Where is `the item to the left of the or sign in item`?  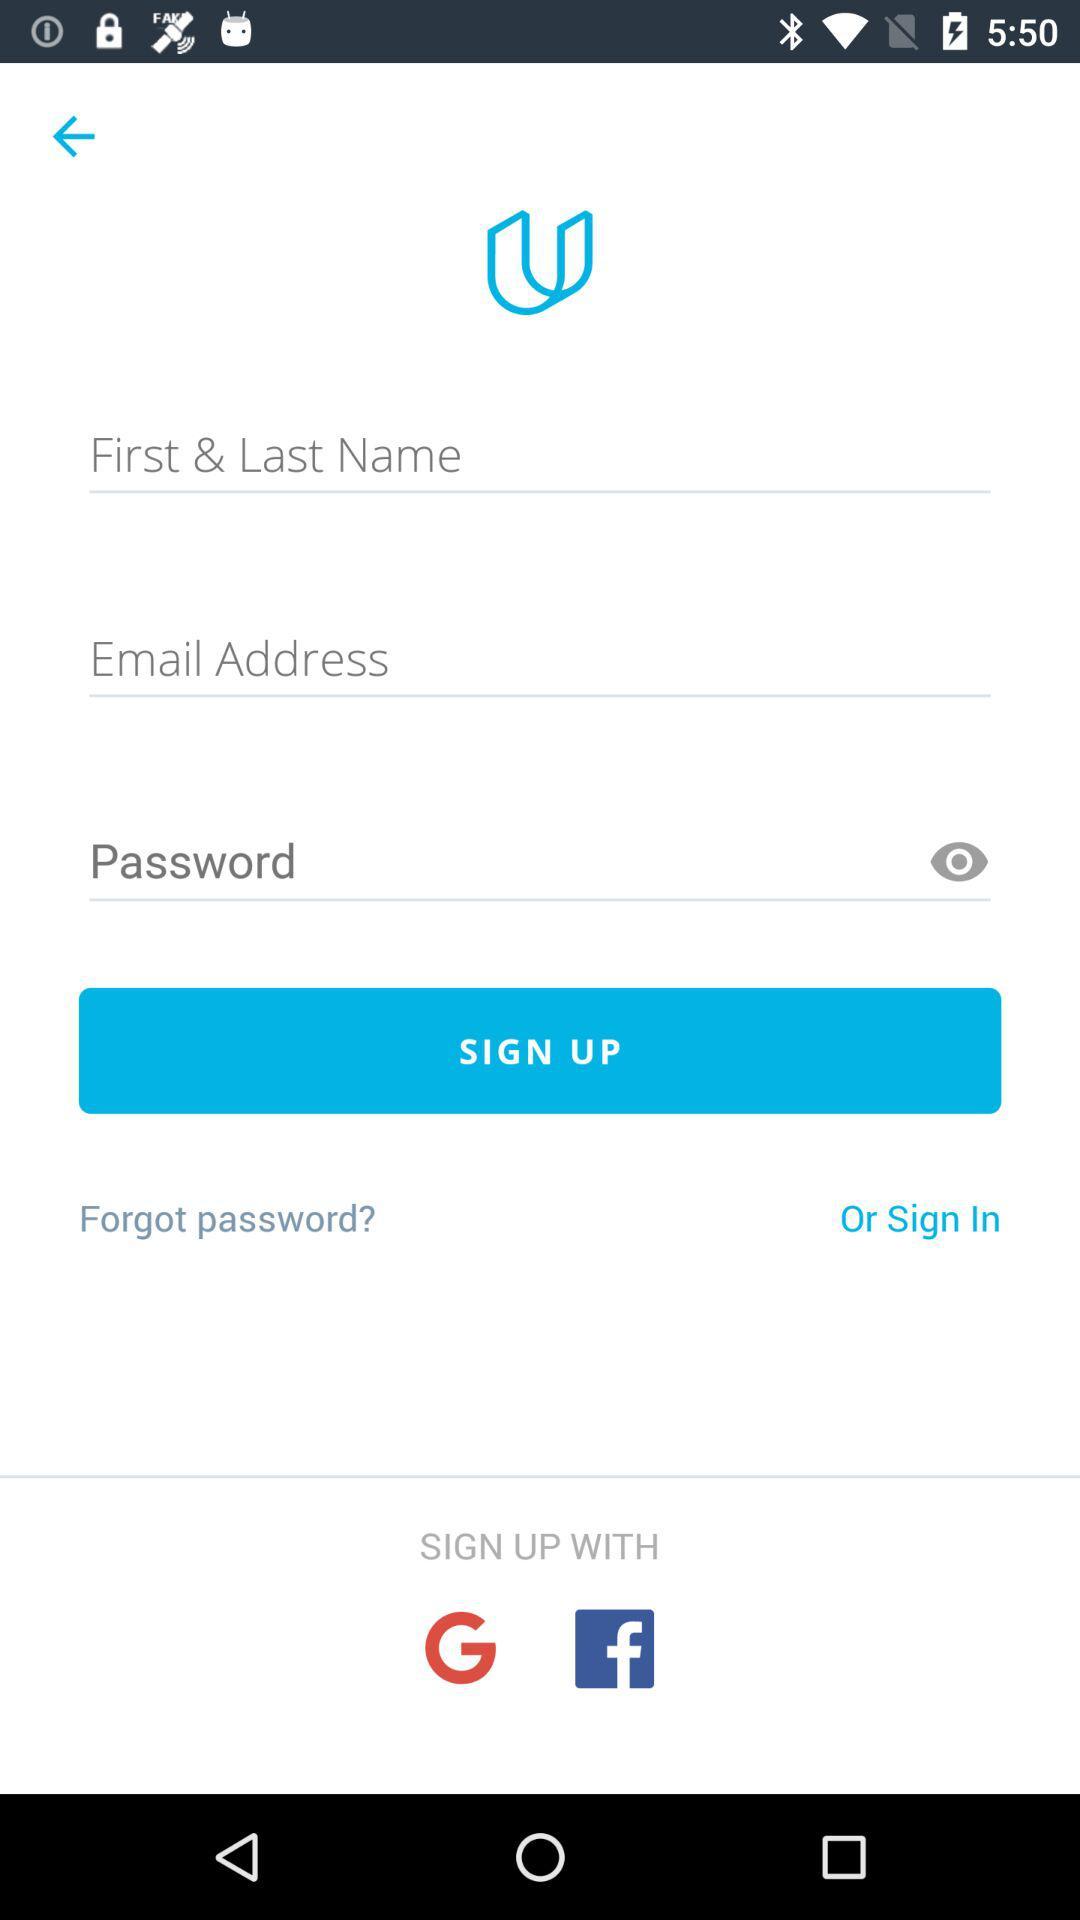 the item to the left of the or sign in item is located at coordinates (226, 1216).